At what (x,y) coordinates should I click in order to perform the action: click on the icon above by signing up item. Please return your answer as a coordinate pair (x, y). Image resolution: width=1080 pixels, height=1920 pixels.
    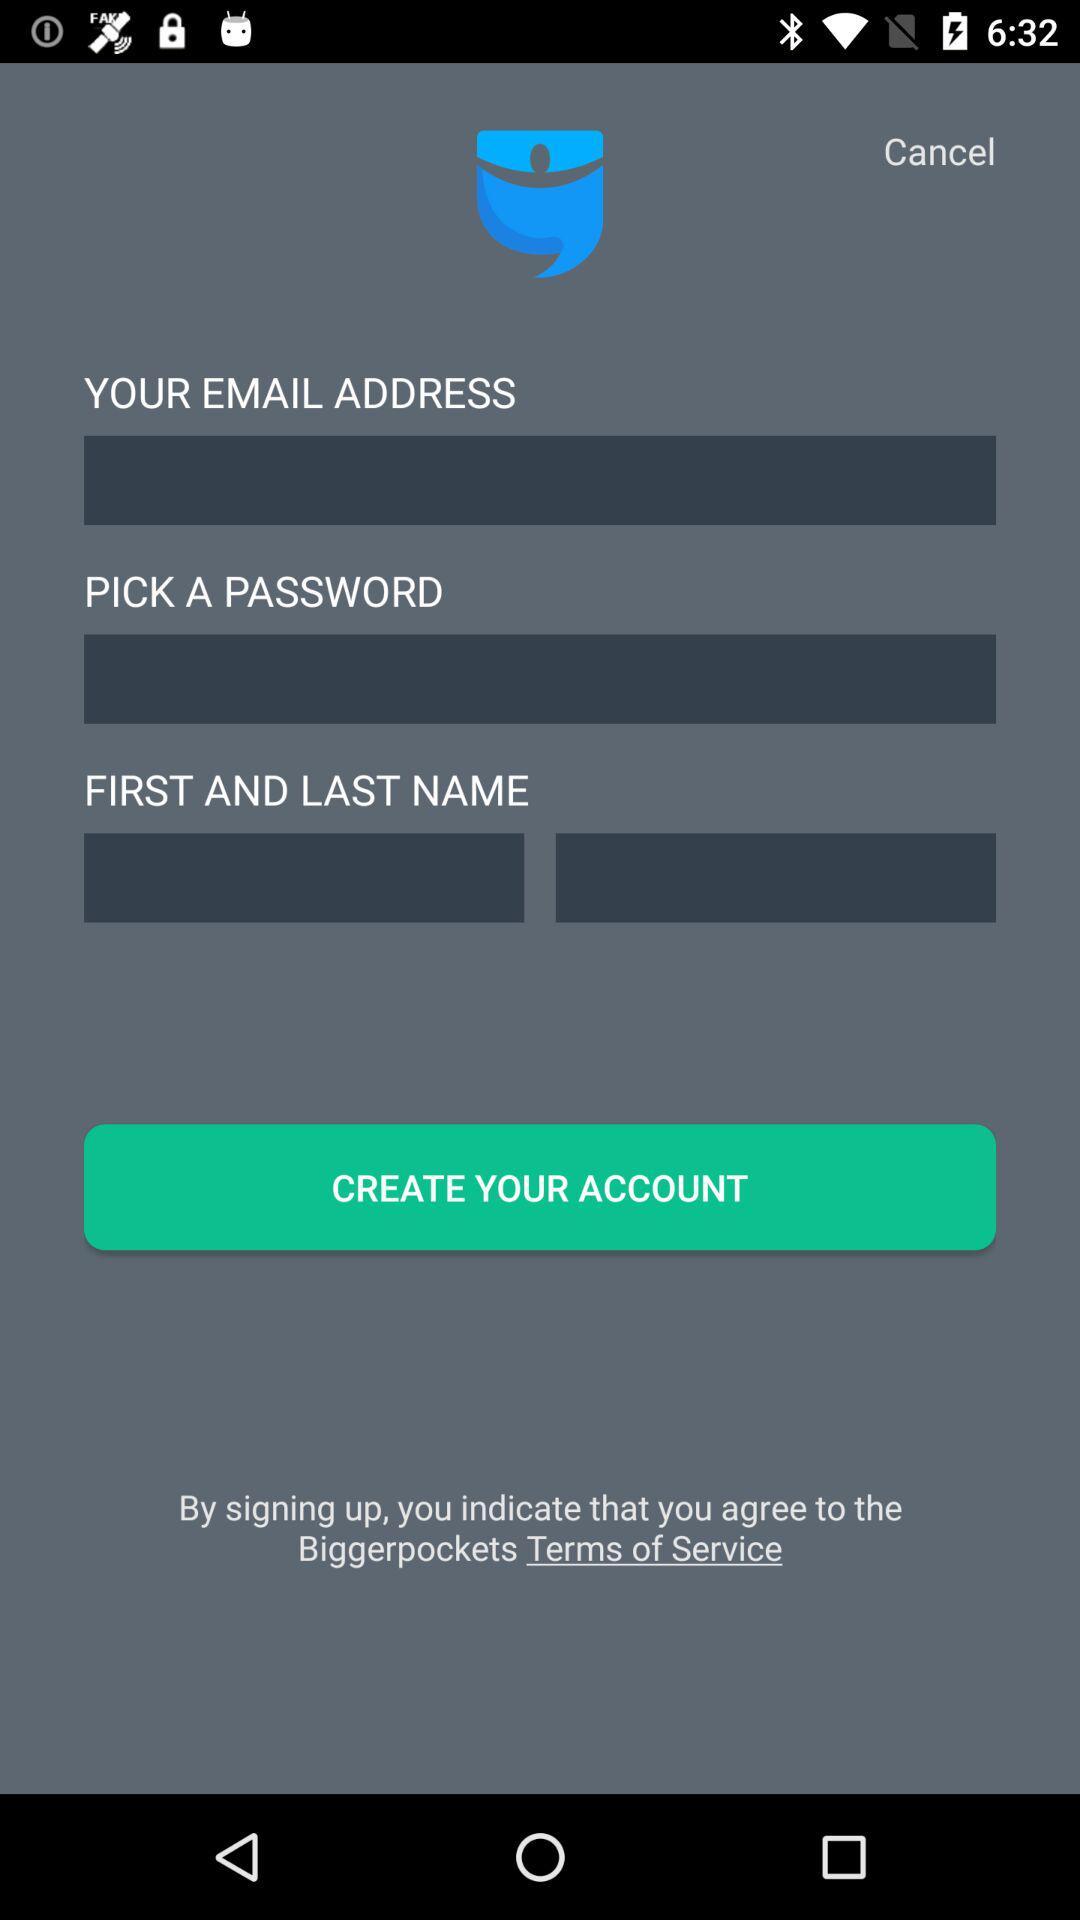
    Looking at the image, I should click on (540, 1187).